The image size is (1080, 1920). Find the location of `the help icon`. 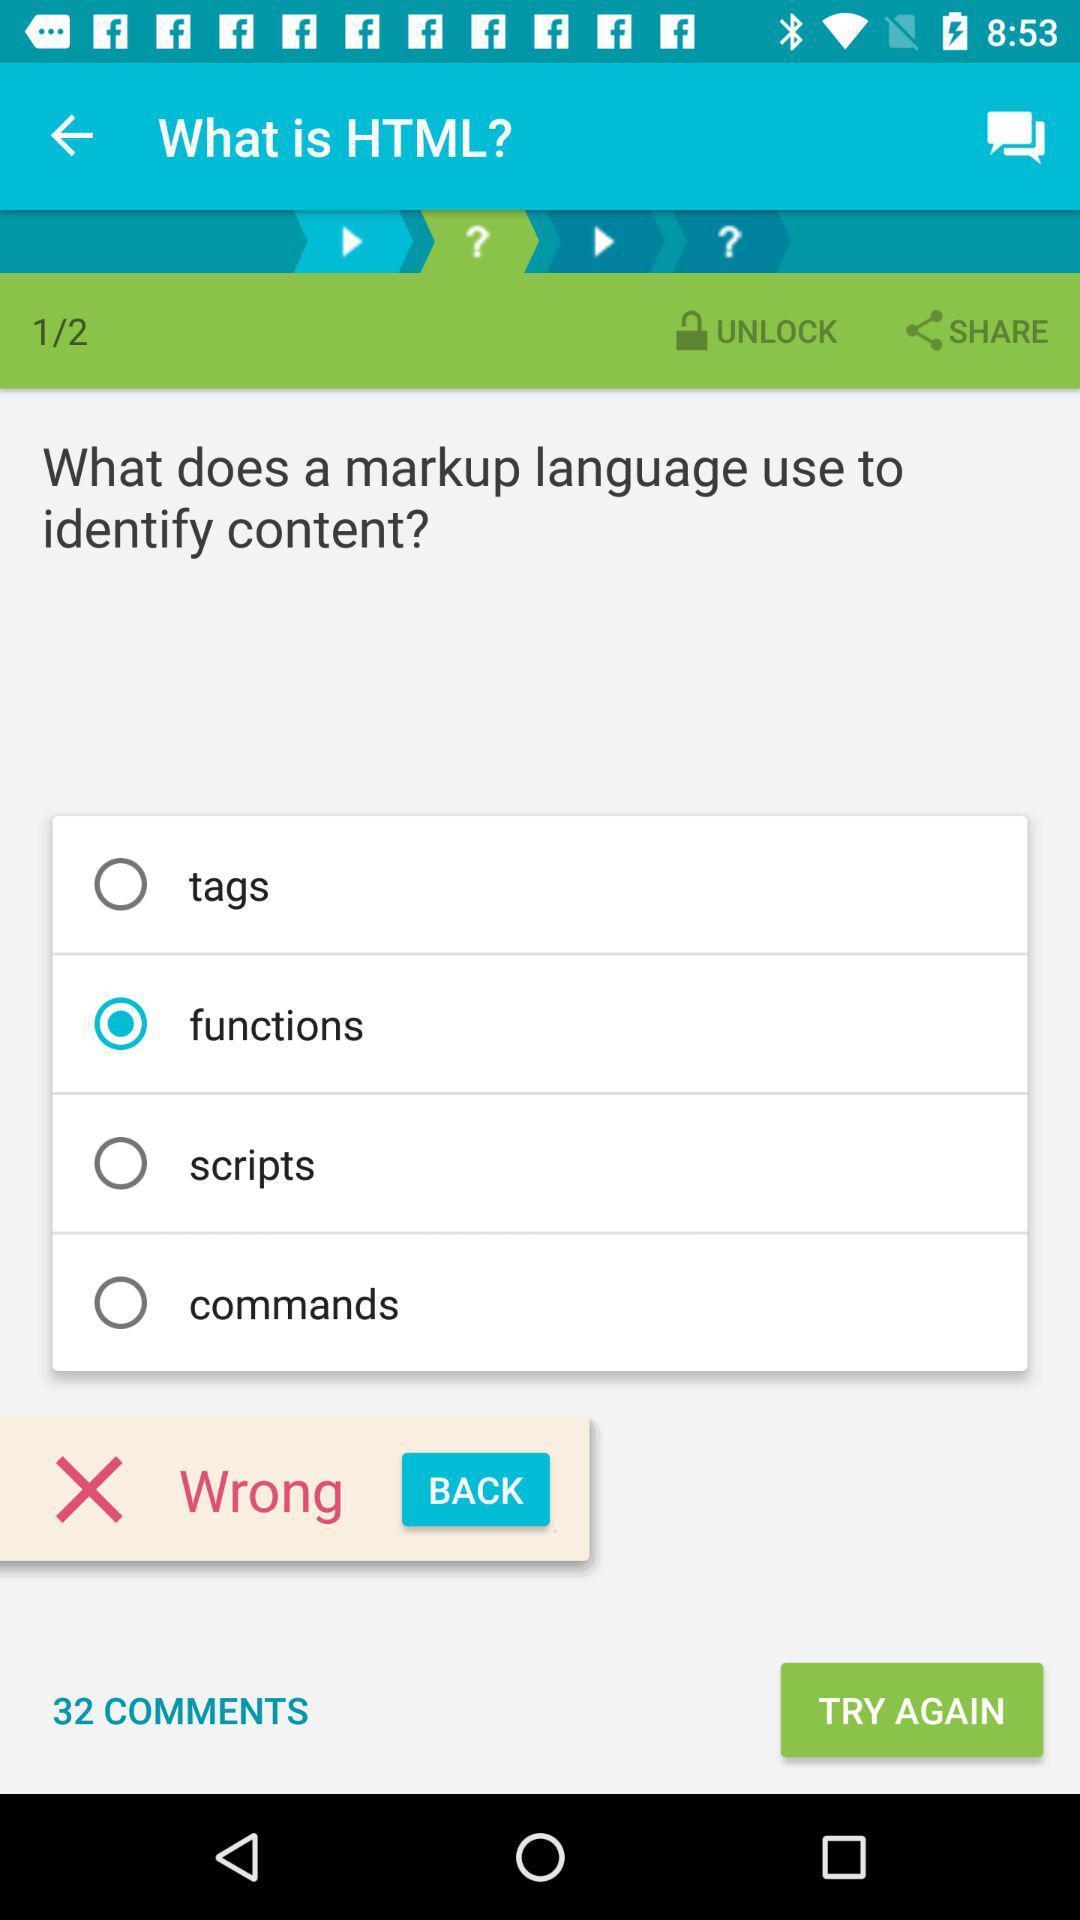

the help icon is located at coordinates (477, 240).